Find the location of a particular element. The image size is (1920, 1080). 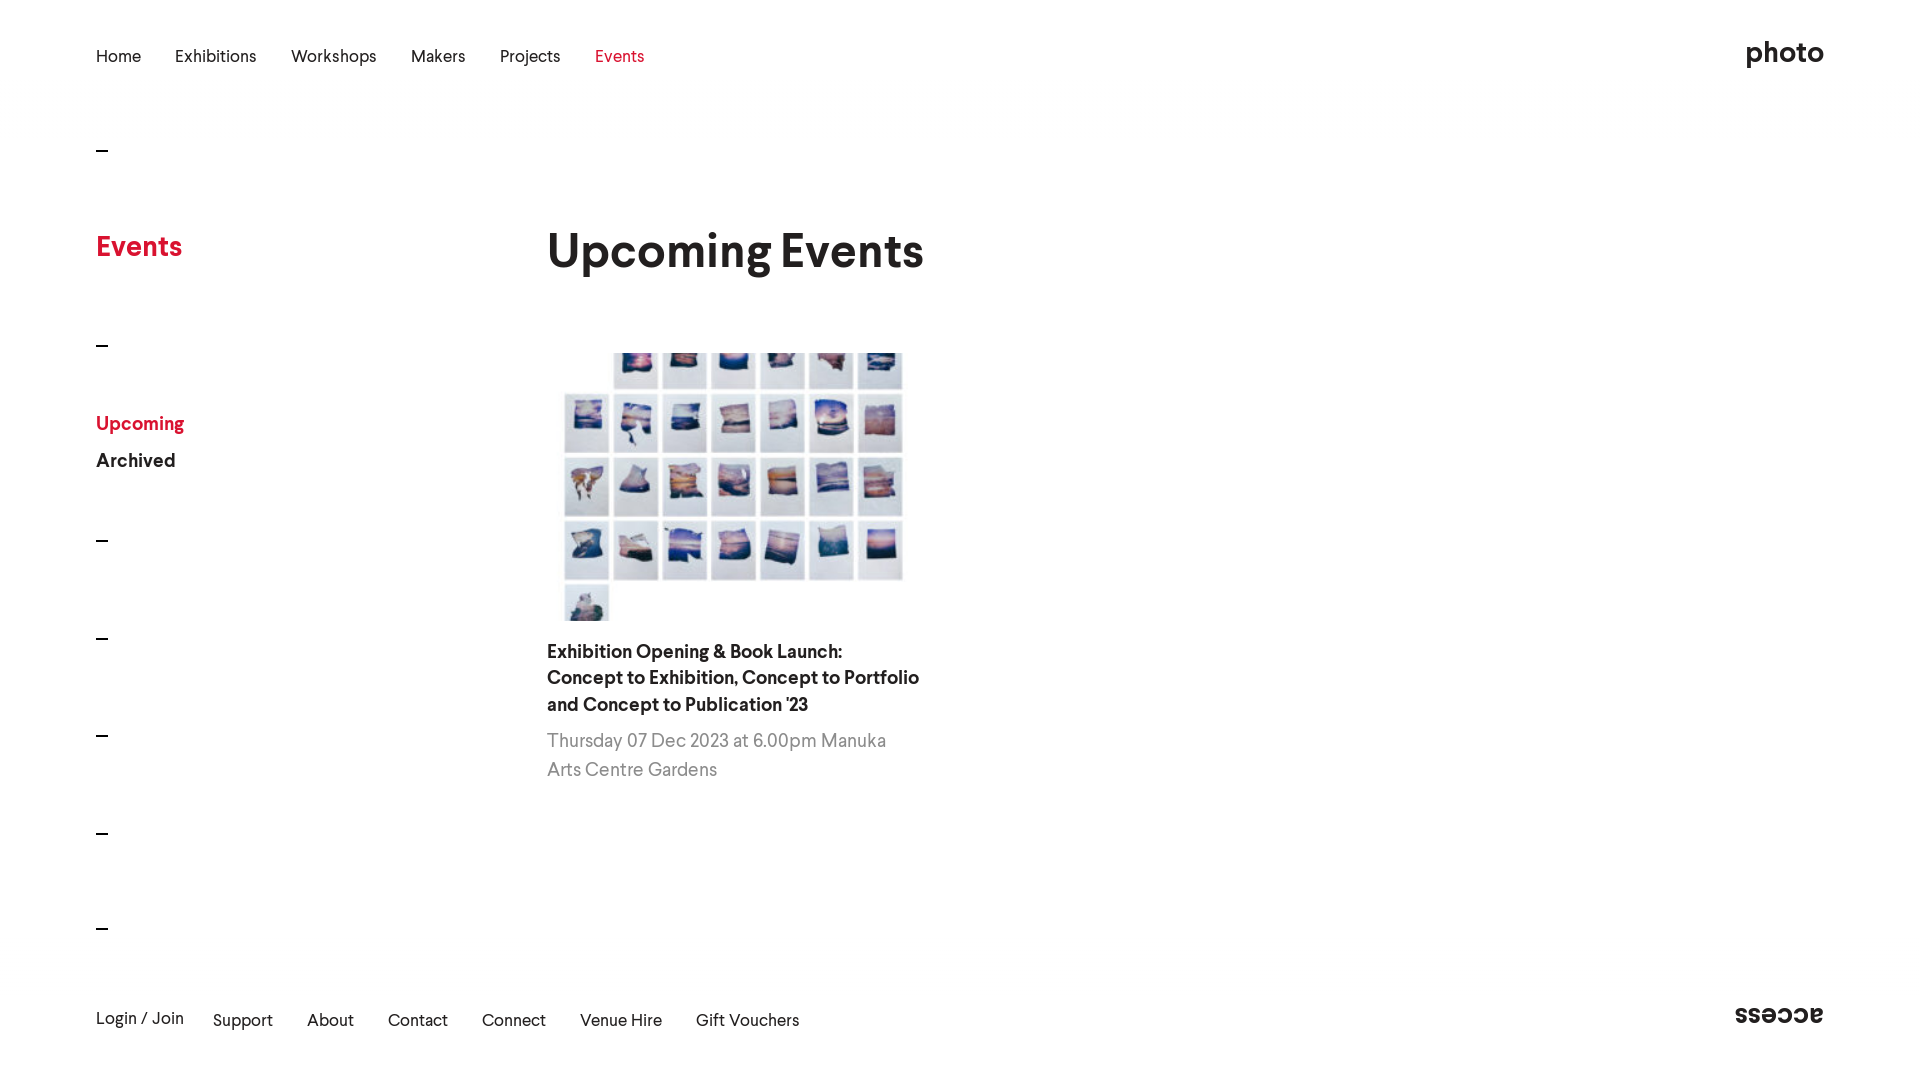

'Home' is located at coordinates (117, 56).